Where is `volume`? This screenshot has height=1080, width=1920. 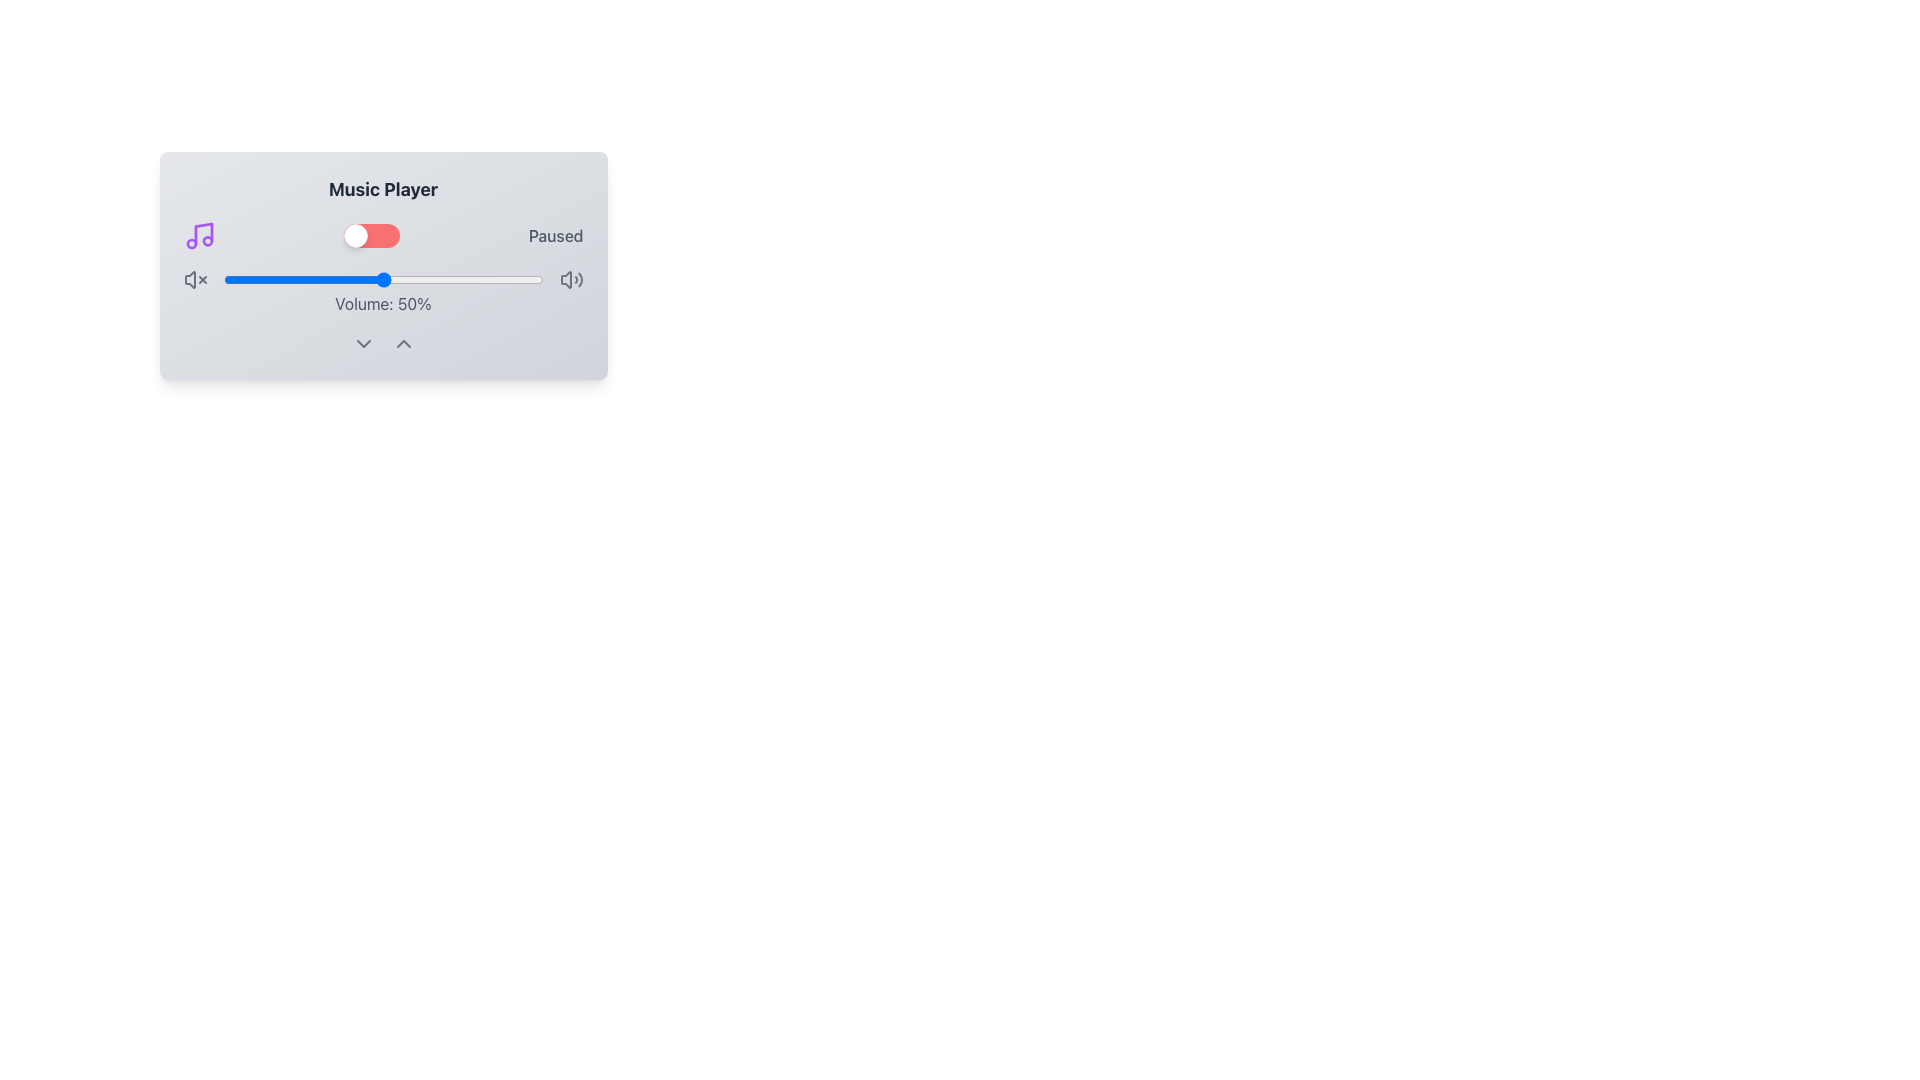 volume is located at coordinates (492, 280).